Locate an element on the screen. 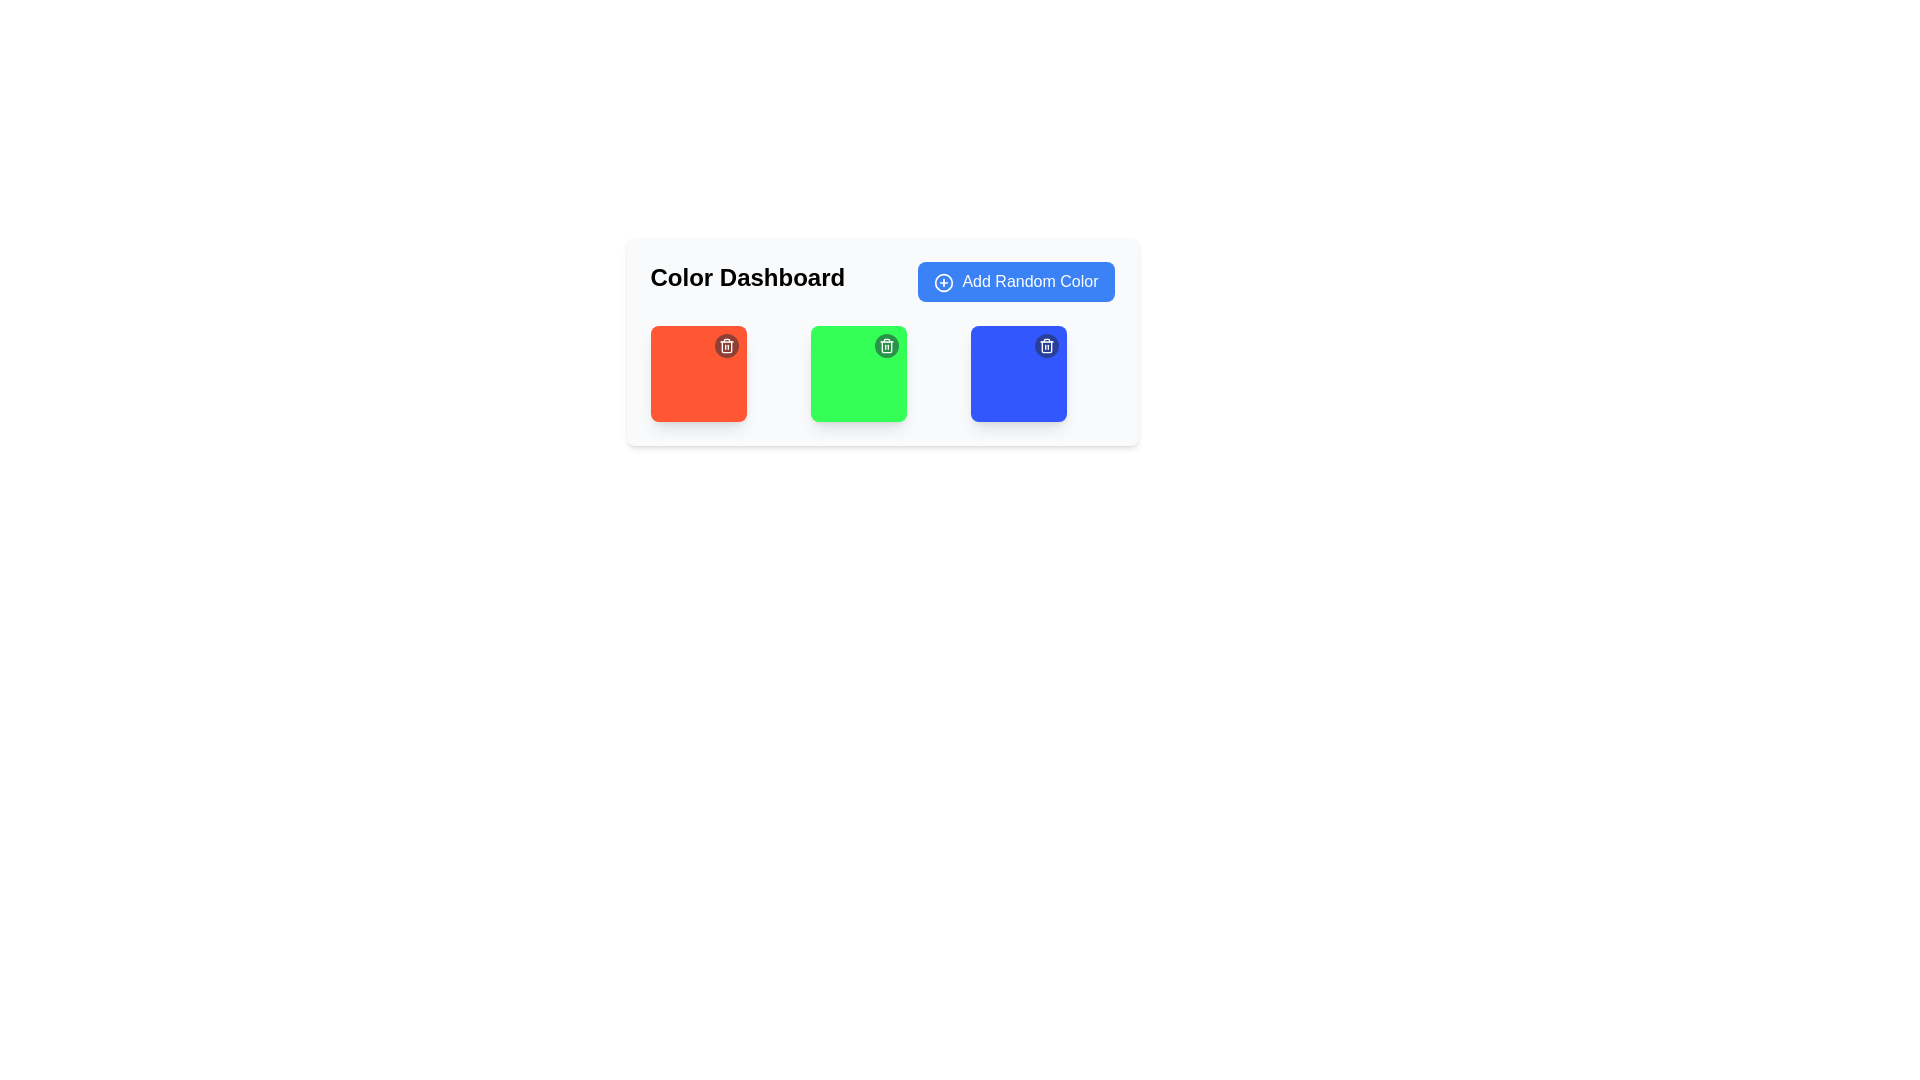  the circular delete button located at the top-right corner of the blue card with a trash can icon is located at coordinates (1045, 345).